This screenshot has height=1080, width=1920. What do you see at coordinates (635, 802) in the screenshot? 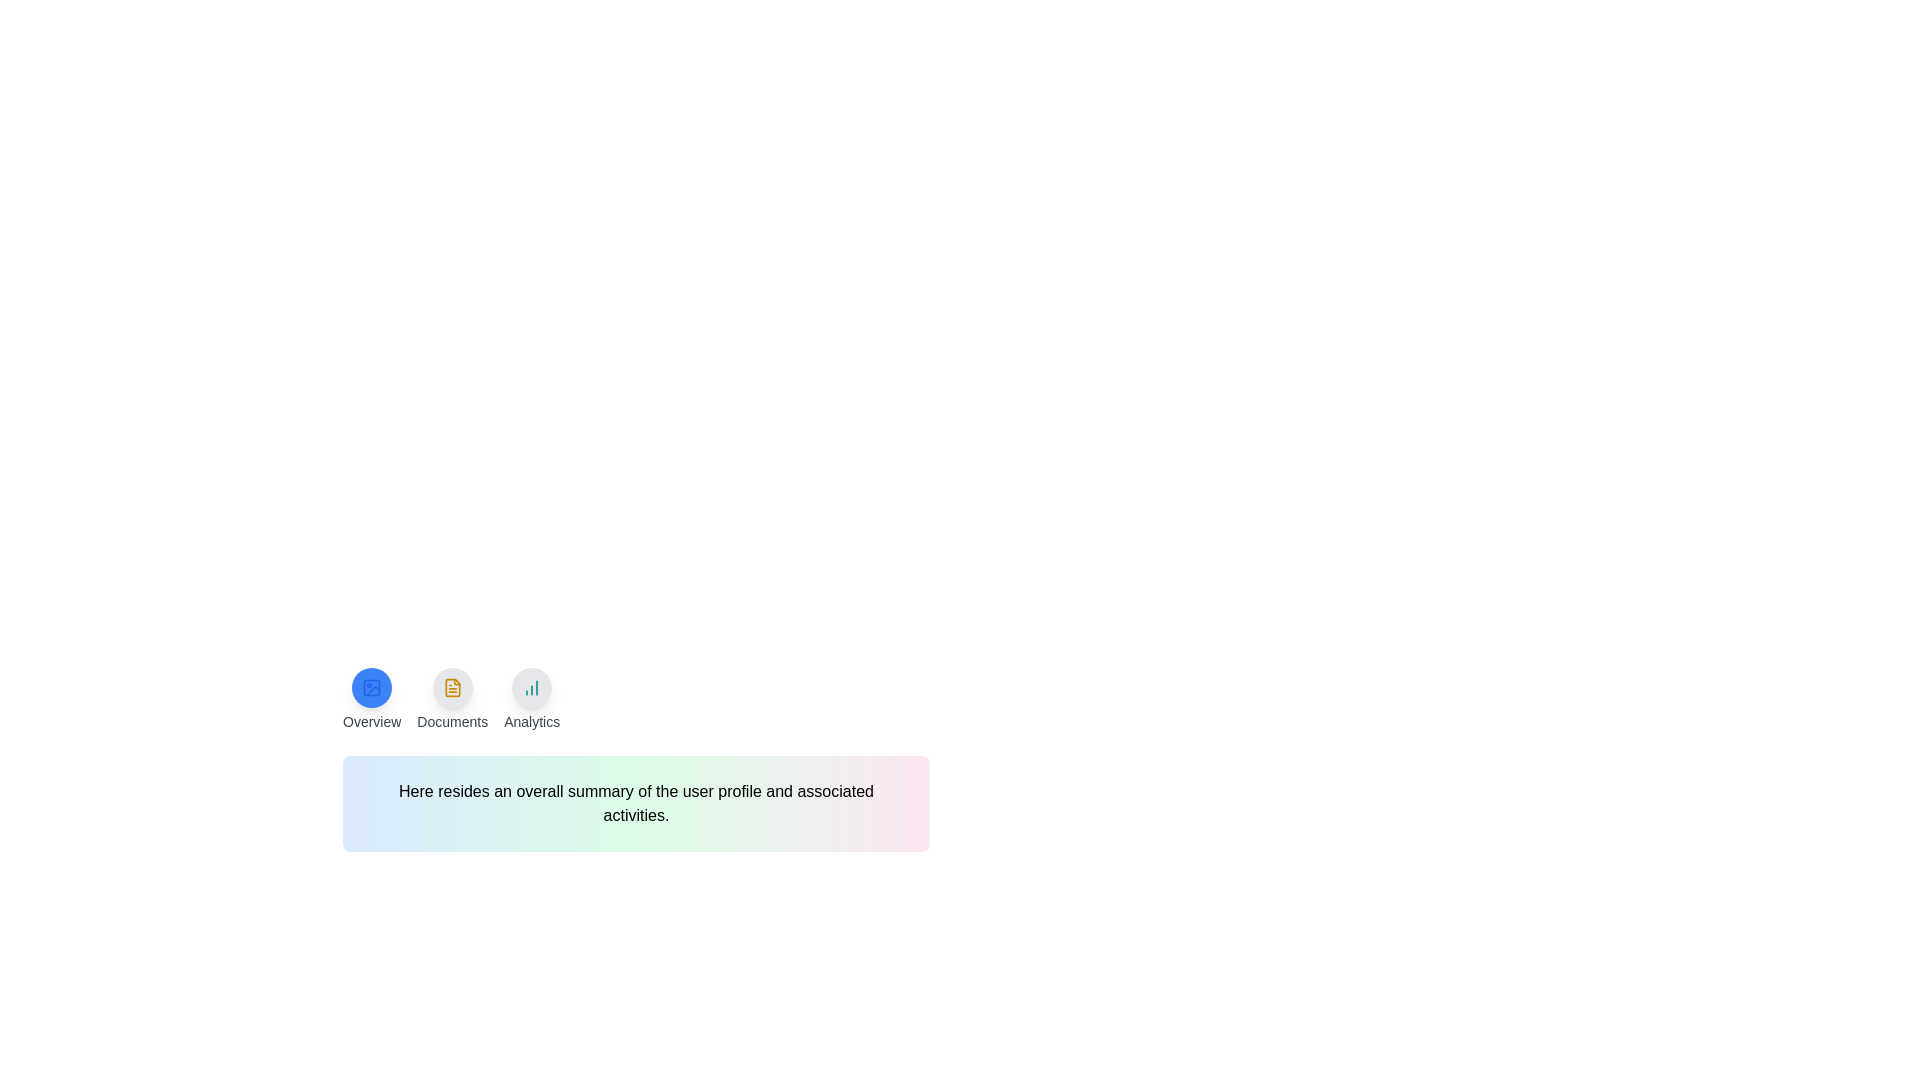
I see `the content of the text component that contains the phrase 'Here resides an overall summary of the user profile and associated activities.'` at bounding box center [635, 802].